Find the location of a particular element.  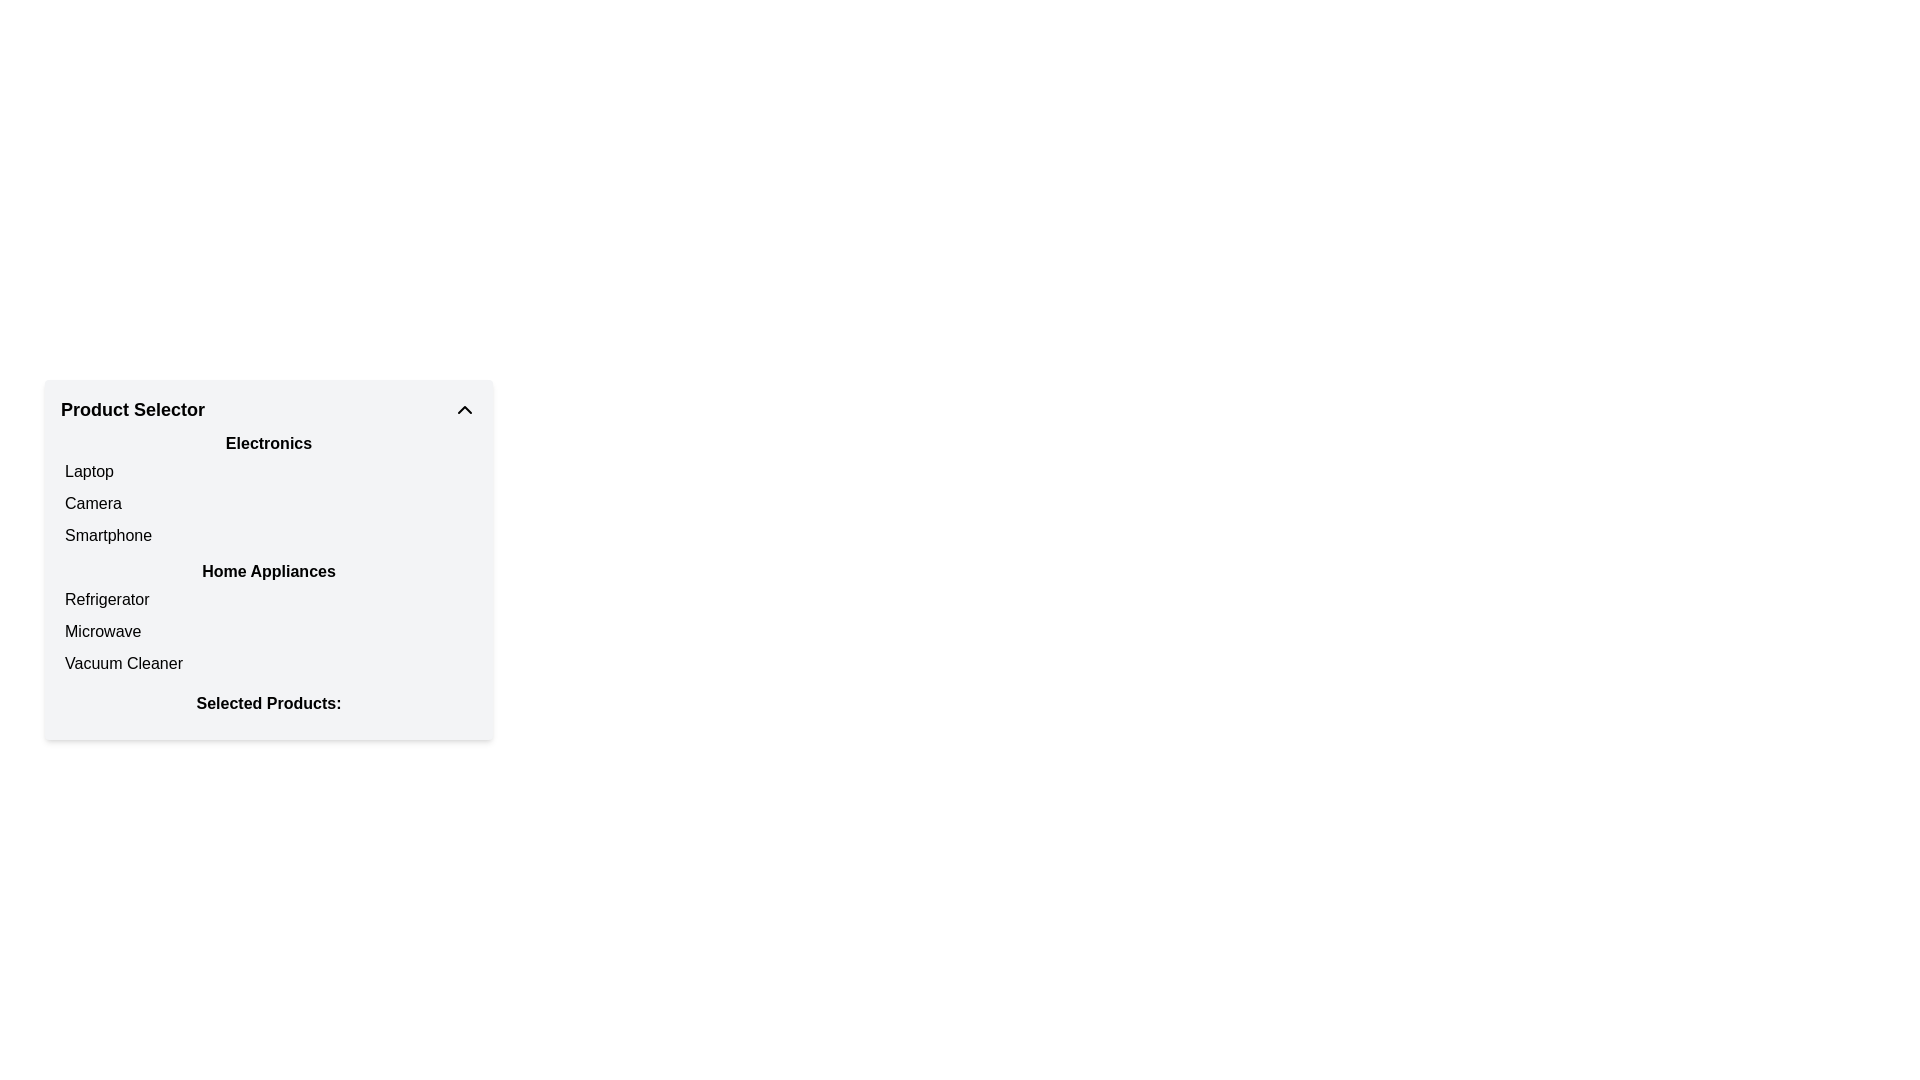

titles and subcategories of the textual sectioned list located centrally below the 'Product Selector' title, which categorizes products under 'Electronics' and 'Home Appliances' is located at coordinates (267, 555).